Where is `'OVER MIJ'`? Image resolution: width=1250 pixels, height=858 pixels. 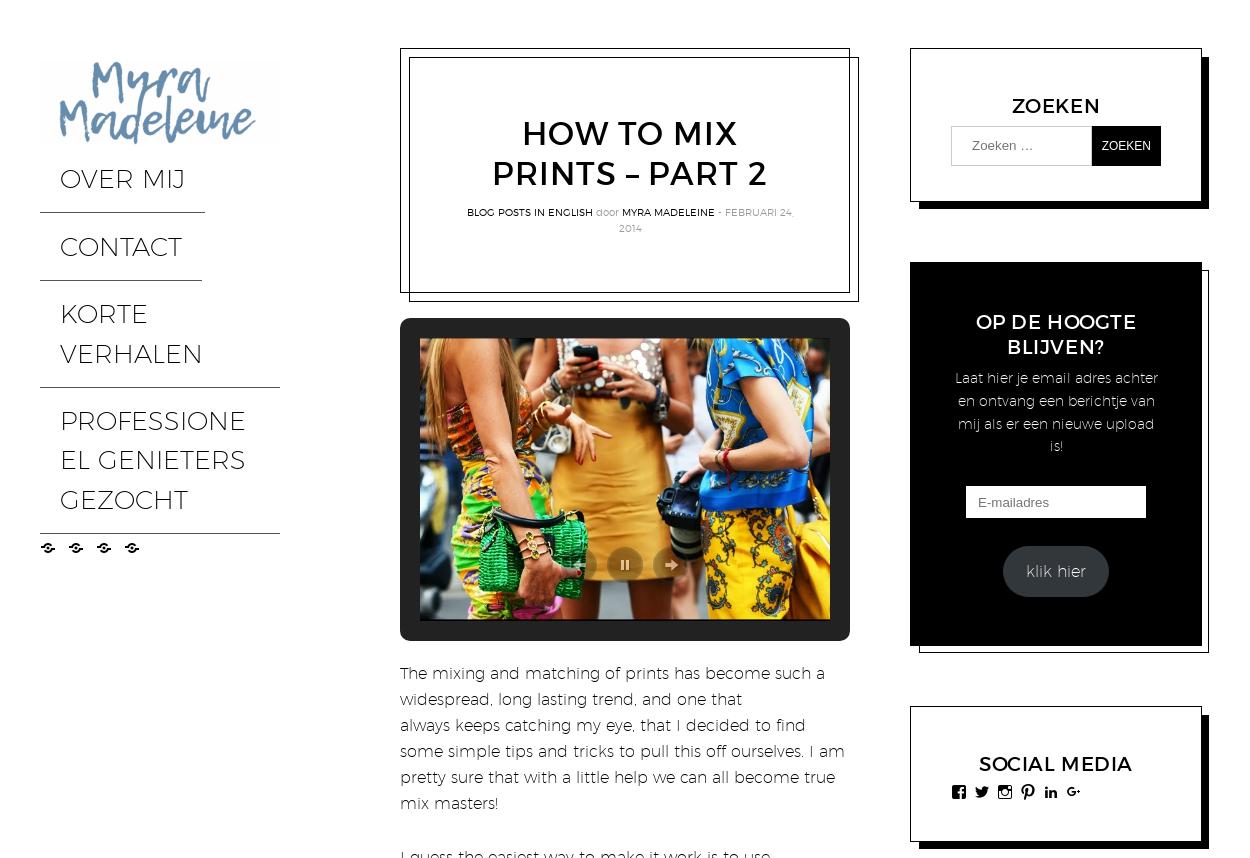
'OVER MIJ' is located at coordinates (82, 160).